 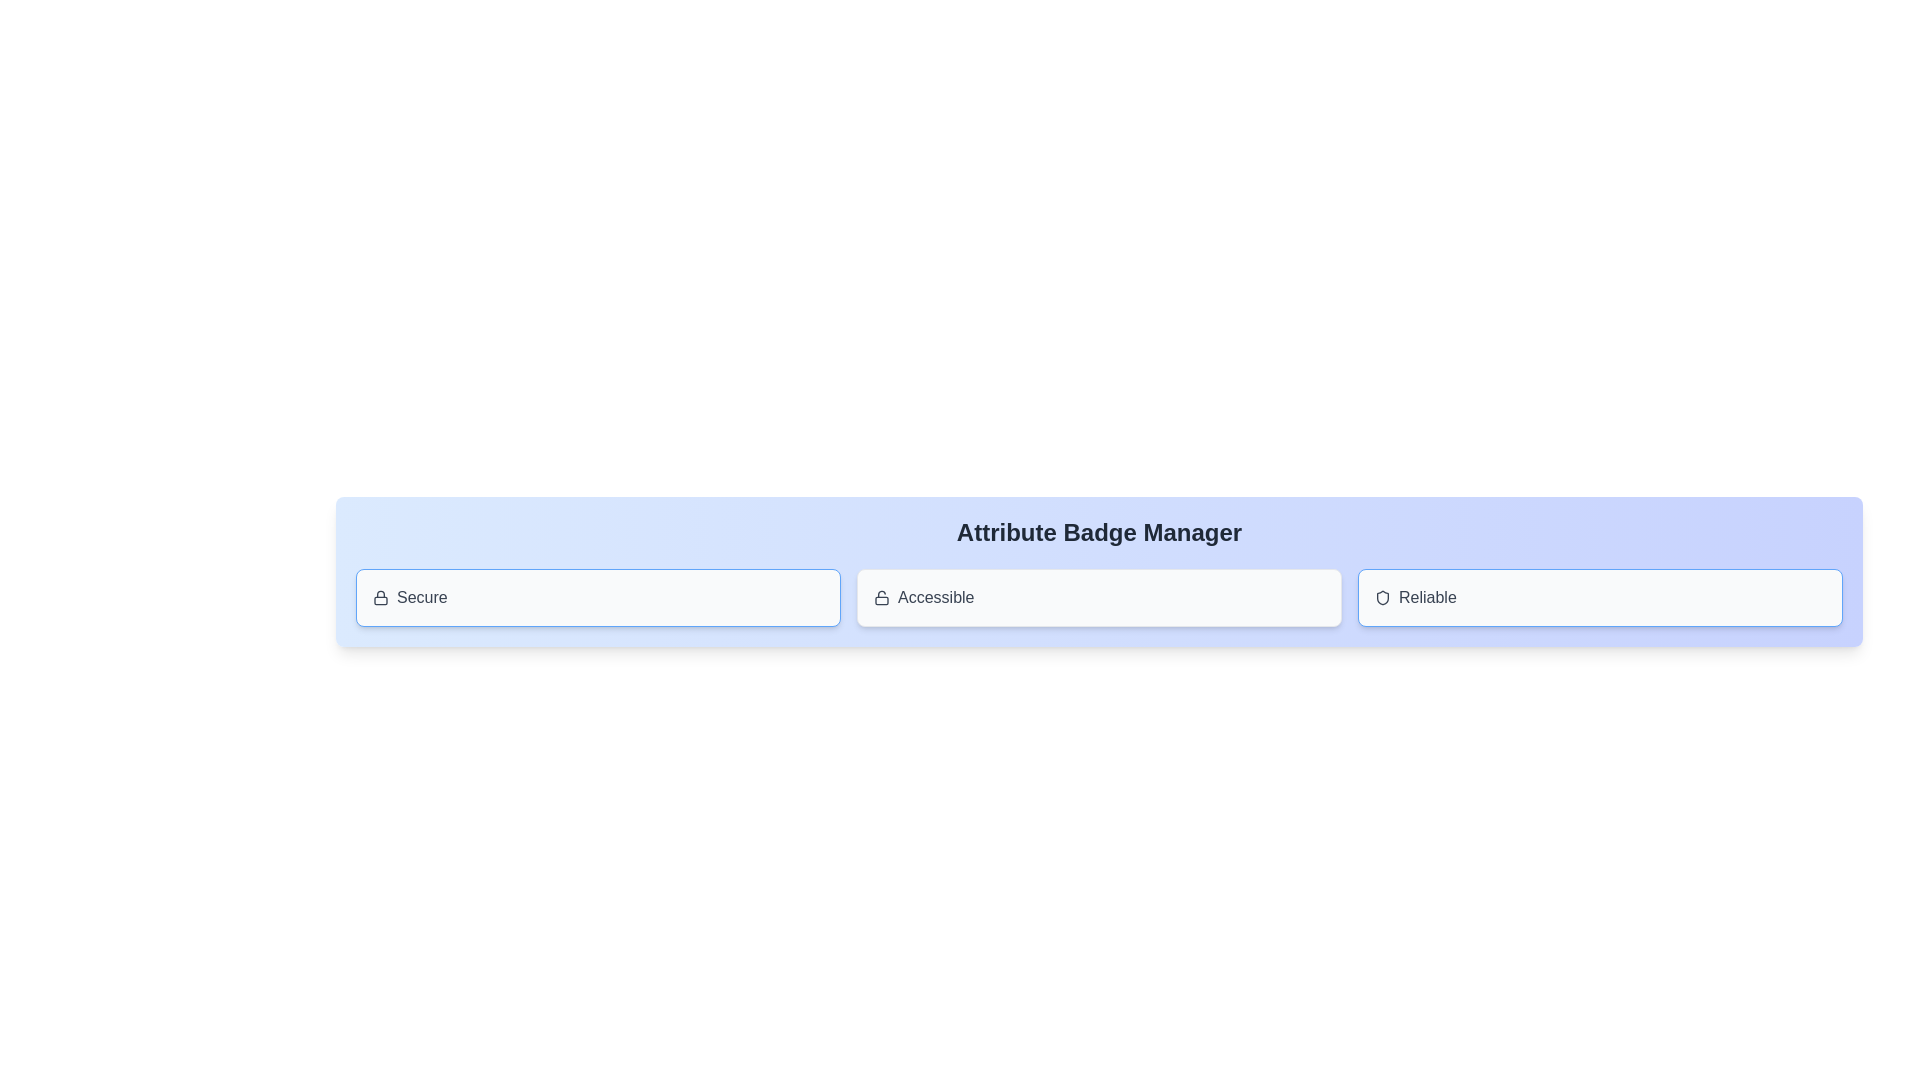 What do you see at coordinates (597, 596) in the screenshot?
I see `the badge labeled Secure to toggle its active state` at bounding box center [597, 596].